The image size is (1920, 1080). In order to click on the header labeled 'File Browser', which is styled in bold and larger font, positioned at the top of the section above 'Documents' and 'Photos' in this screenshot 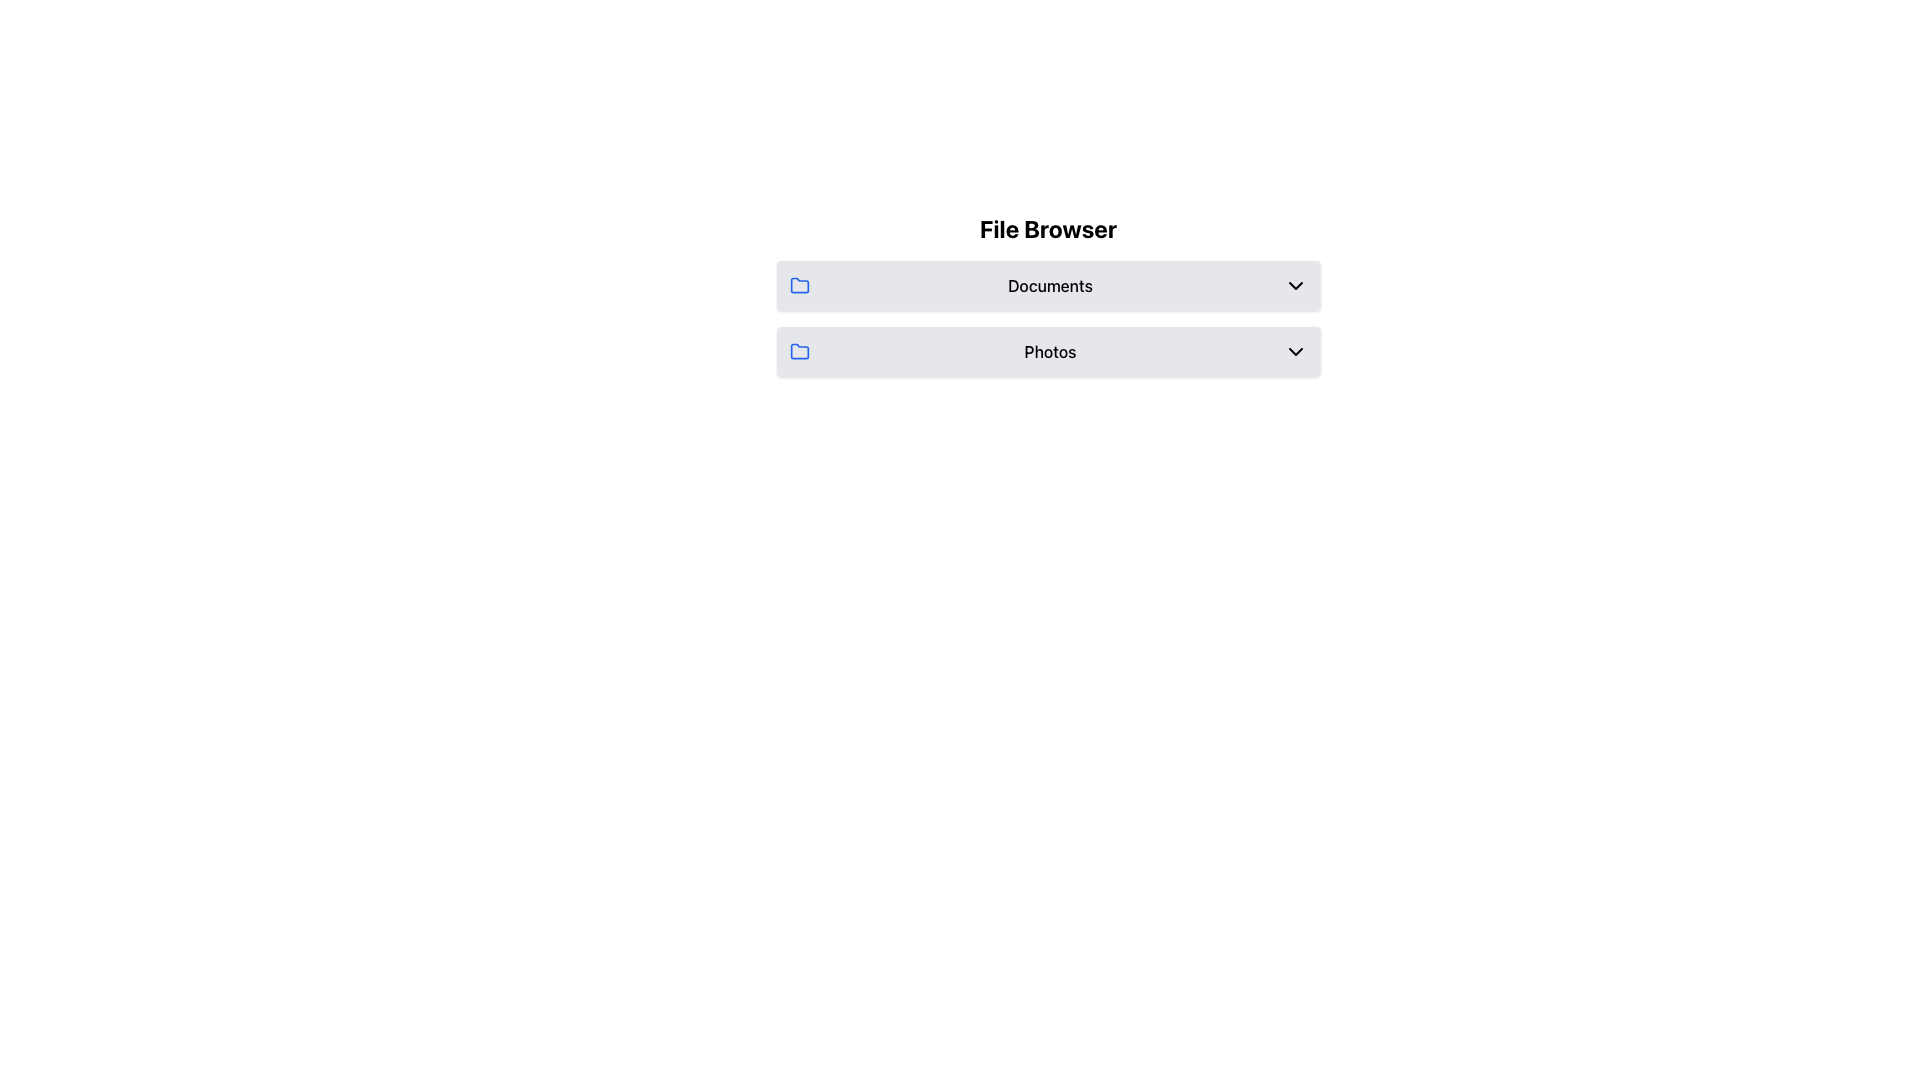, I will do `click(1047, 227)`.